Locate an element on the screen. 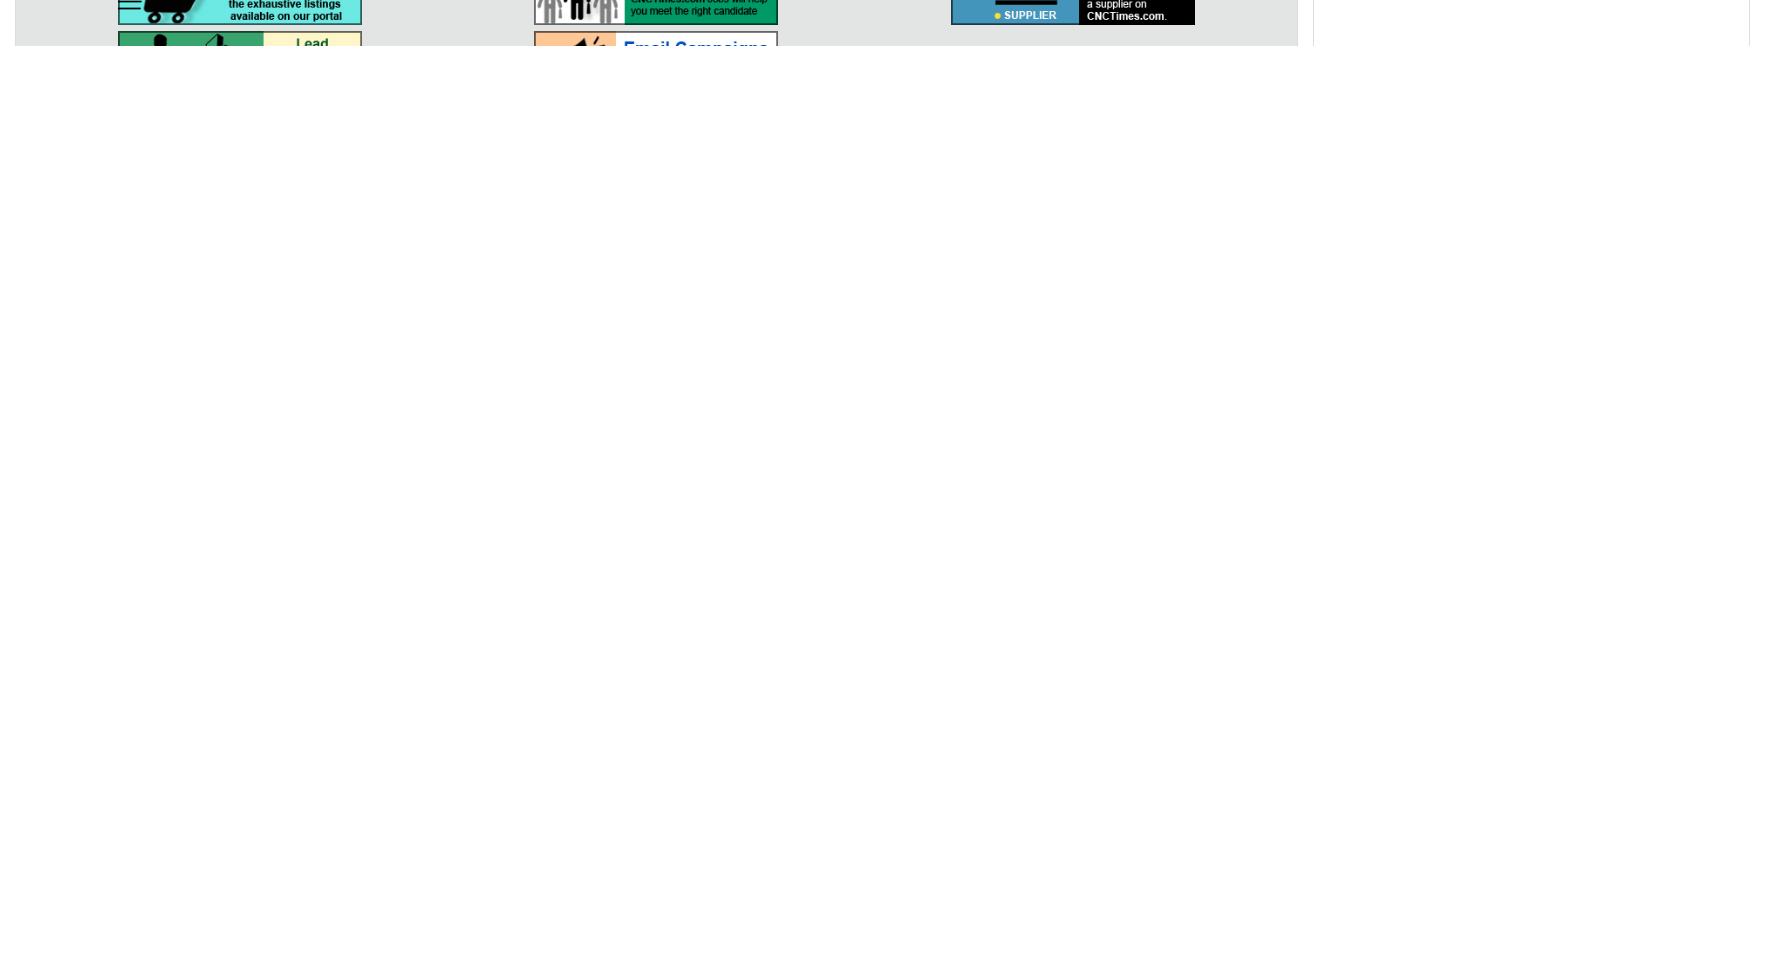 Image resolution: width=1780 pixels, height=977 pixels. 'Oil & Gas' is located at coordinates (1234, 476).